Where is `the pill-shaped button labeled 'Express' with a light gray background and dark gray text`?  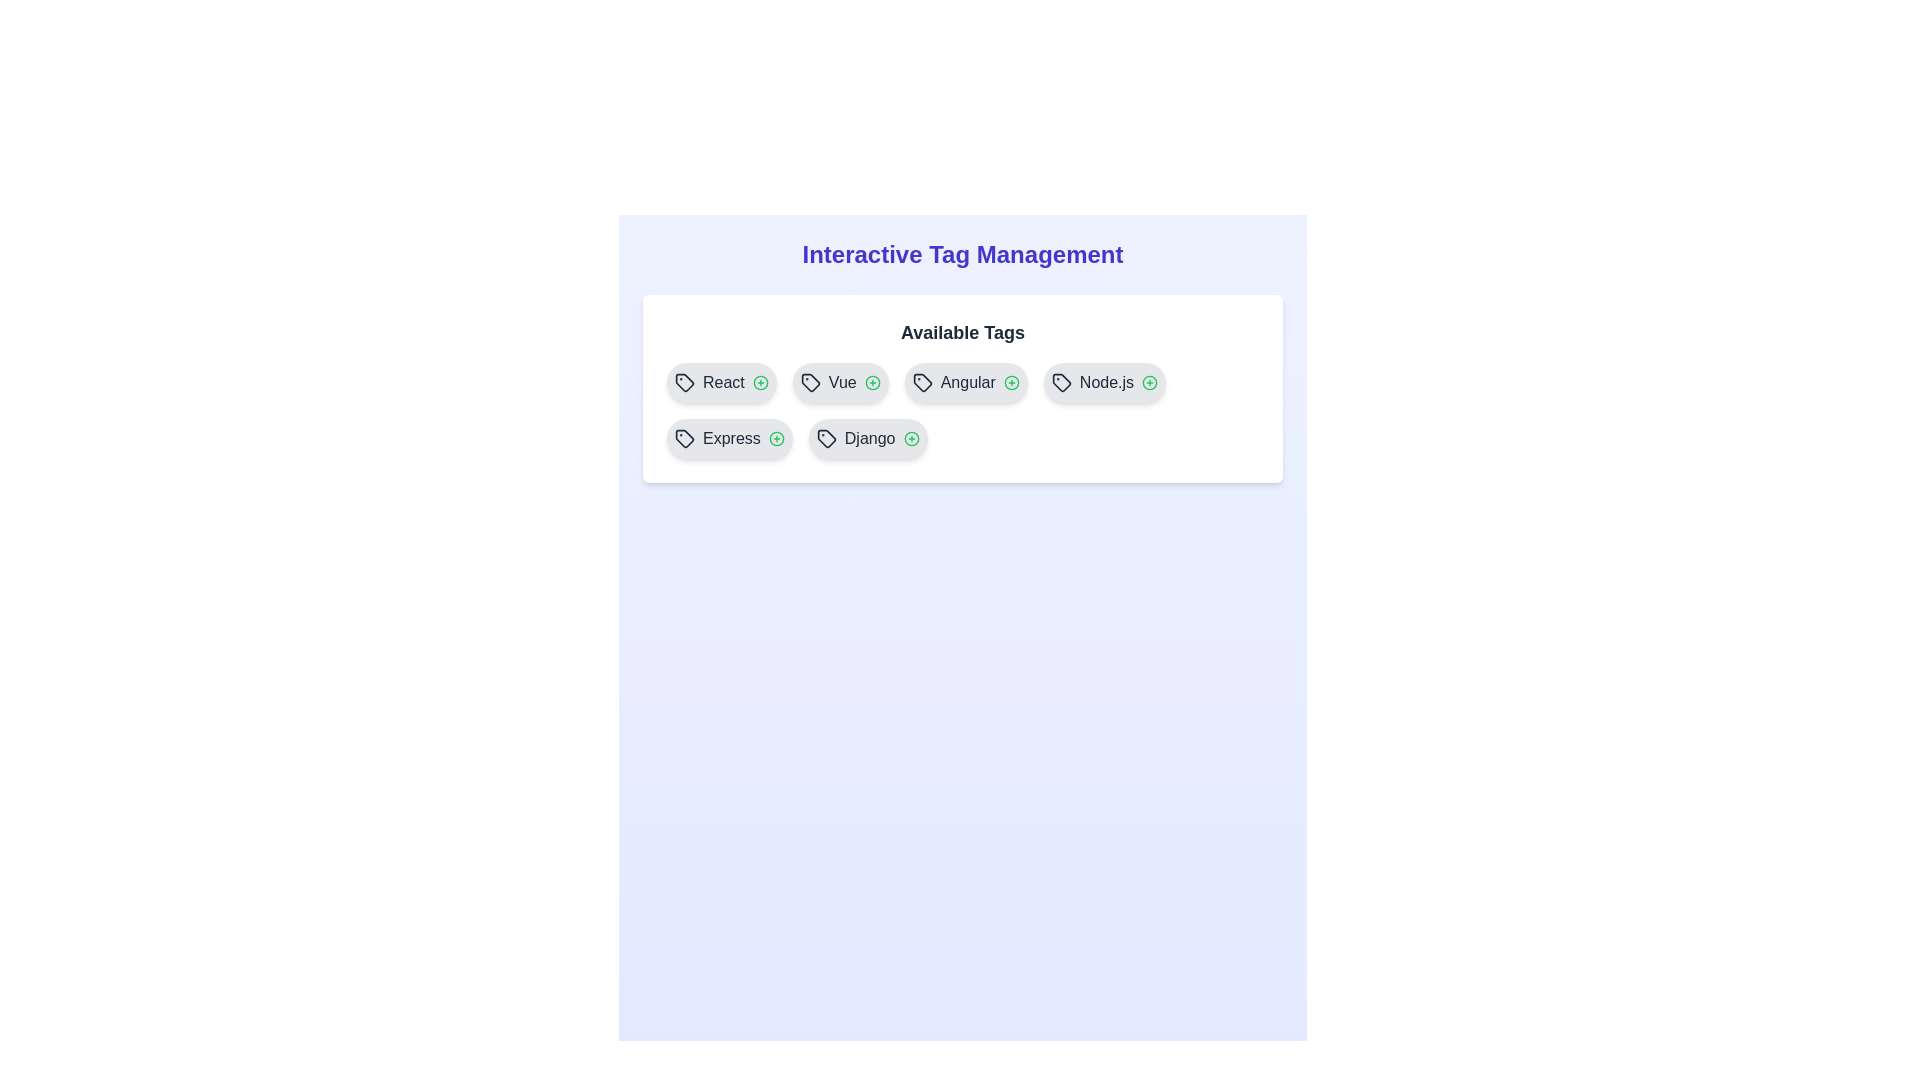 the pill-shaped button labeled 'Express' with a light gray background and dark gray text is located at coordinates (728, 438).